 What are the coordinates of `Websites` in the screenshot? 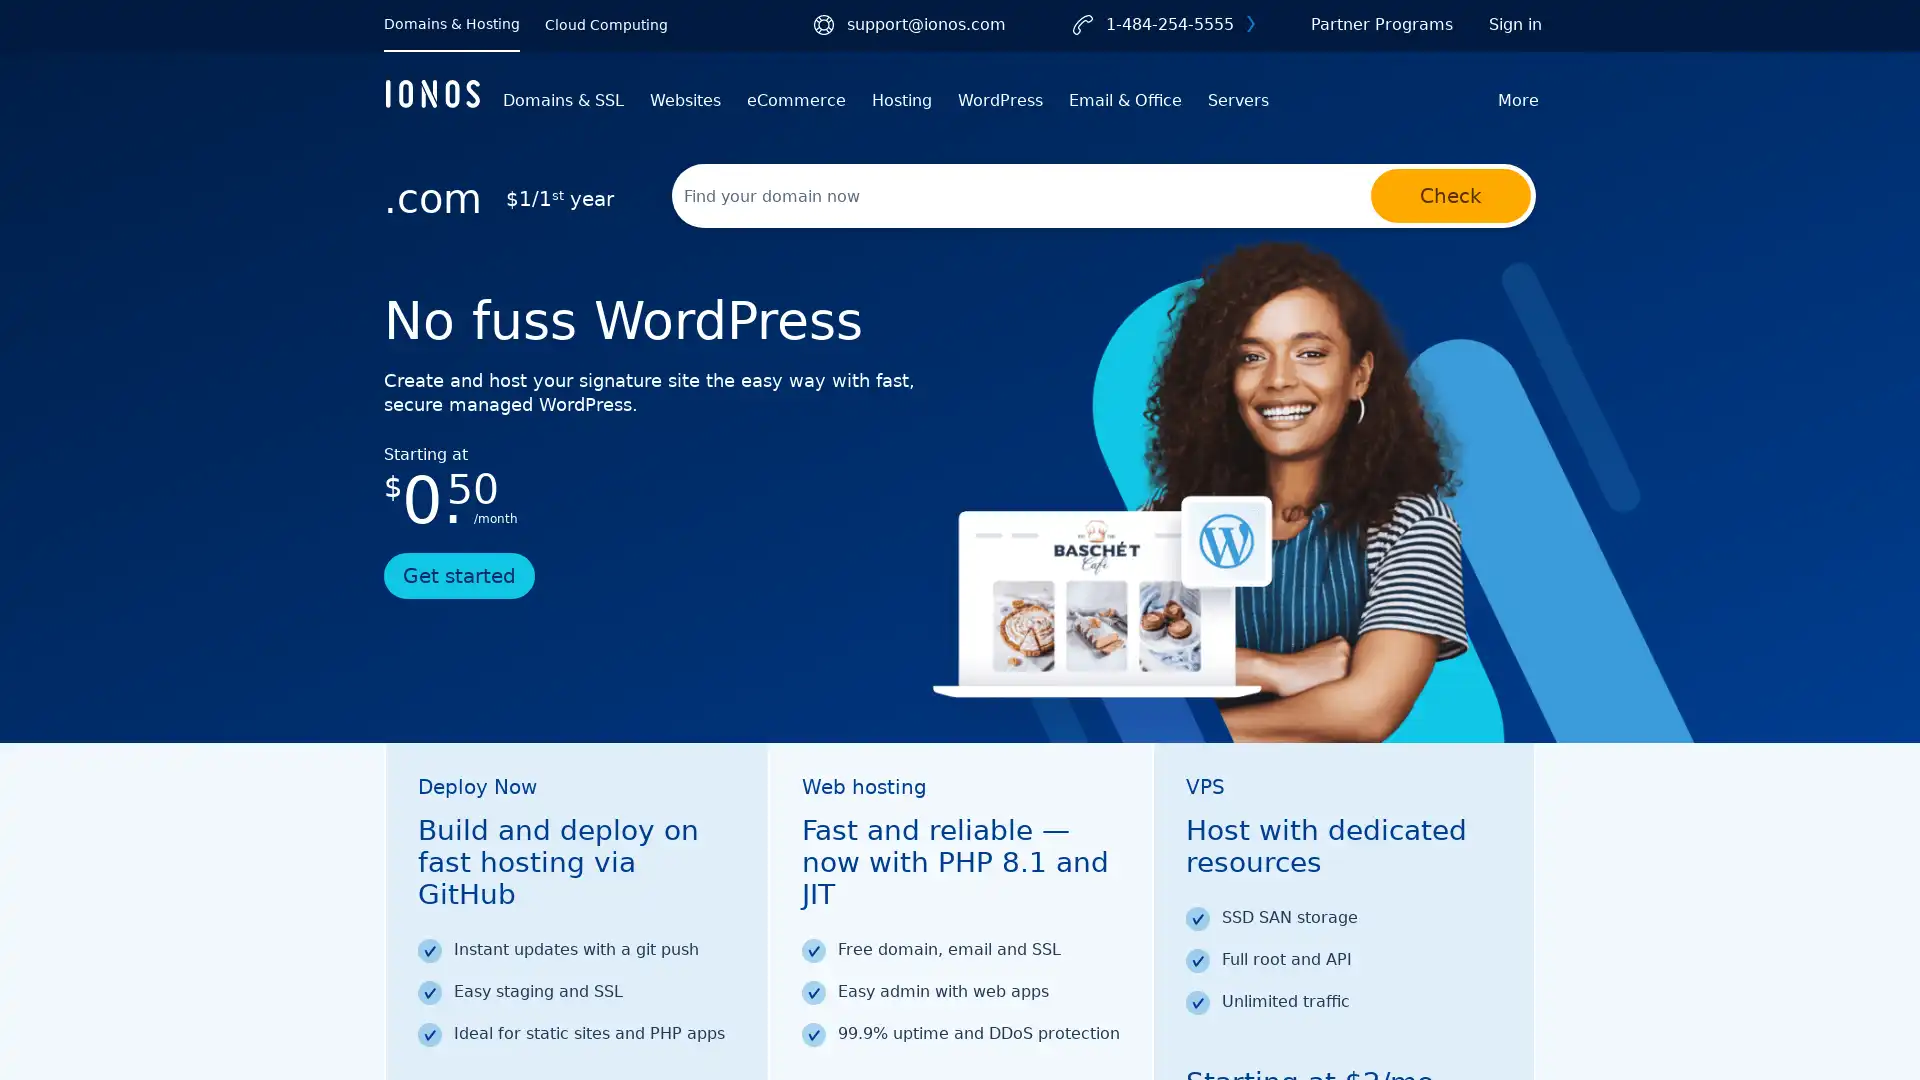 It's located at (677, 100).